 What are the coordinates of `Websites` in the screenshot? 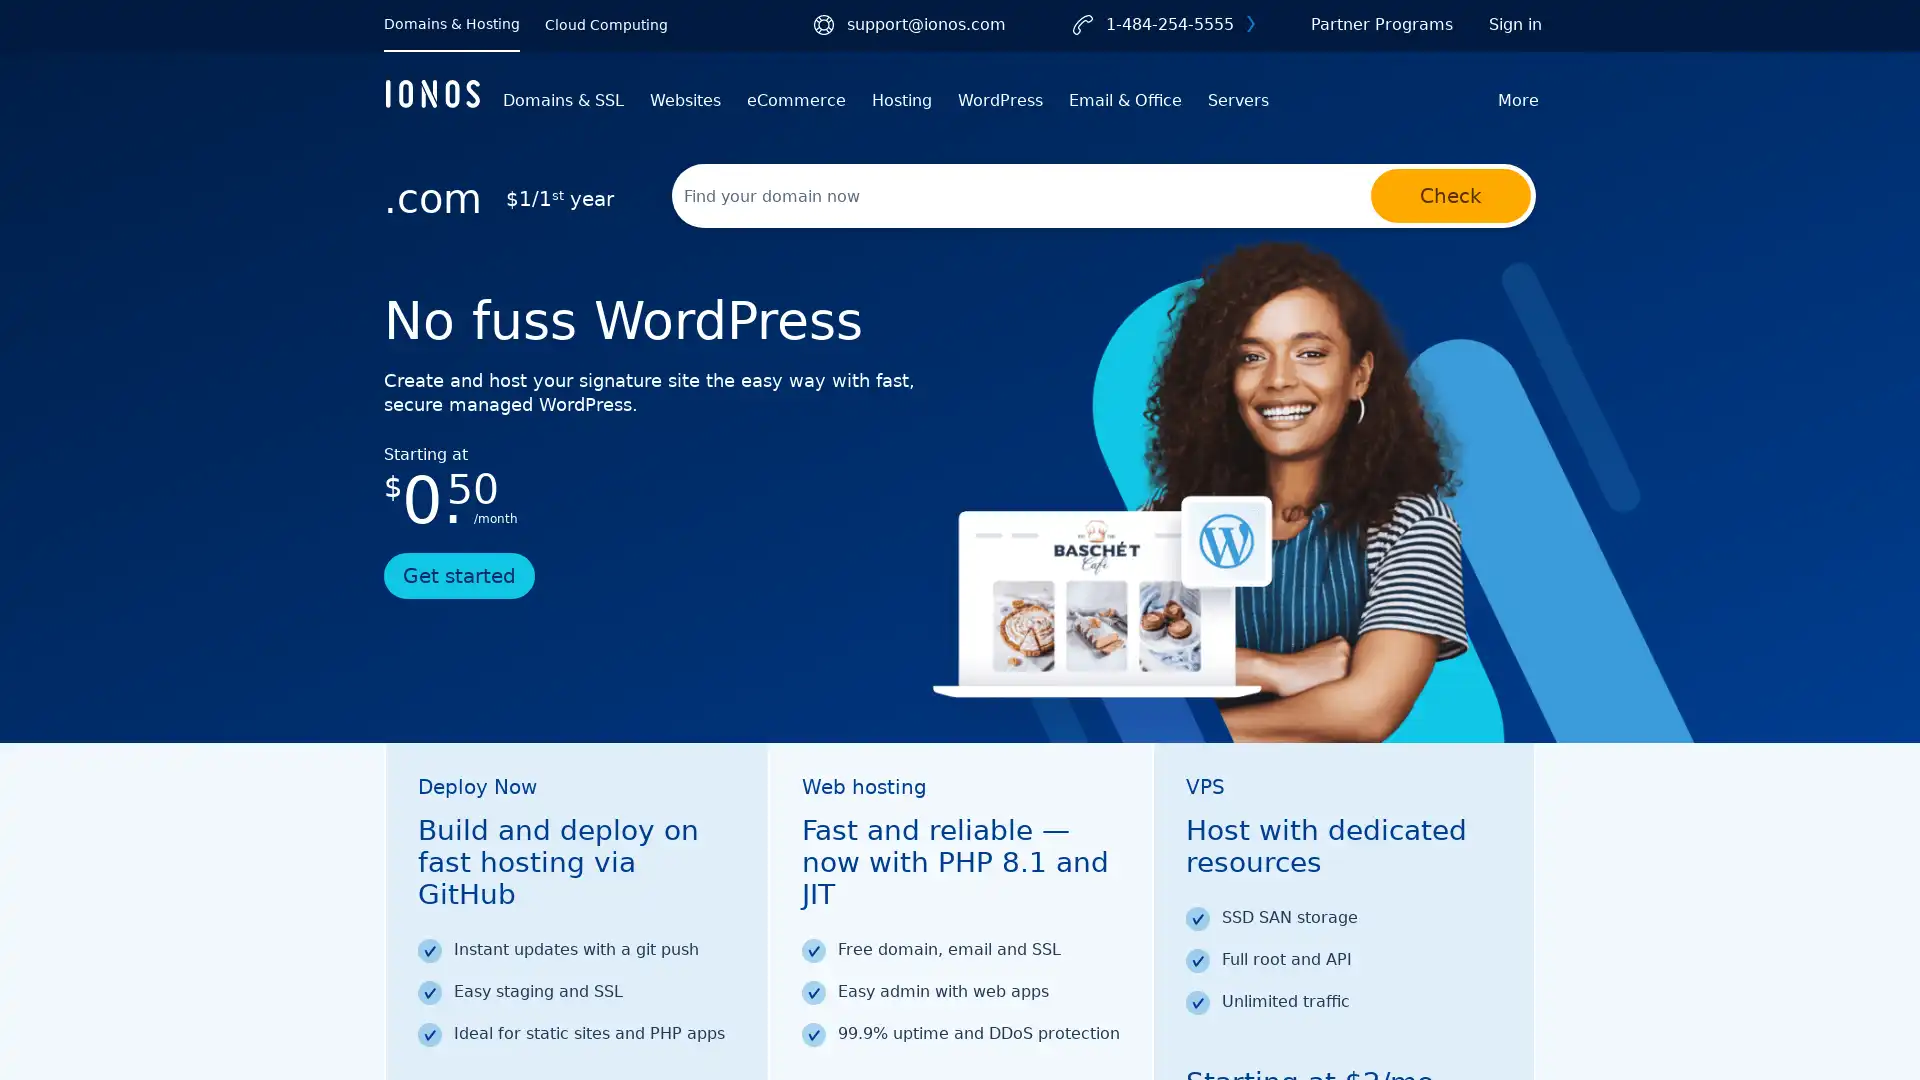 It's located at (677, 100).